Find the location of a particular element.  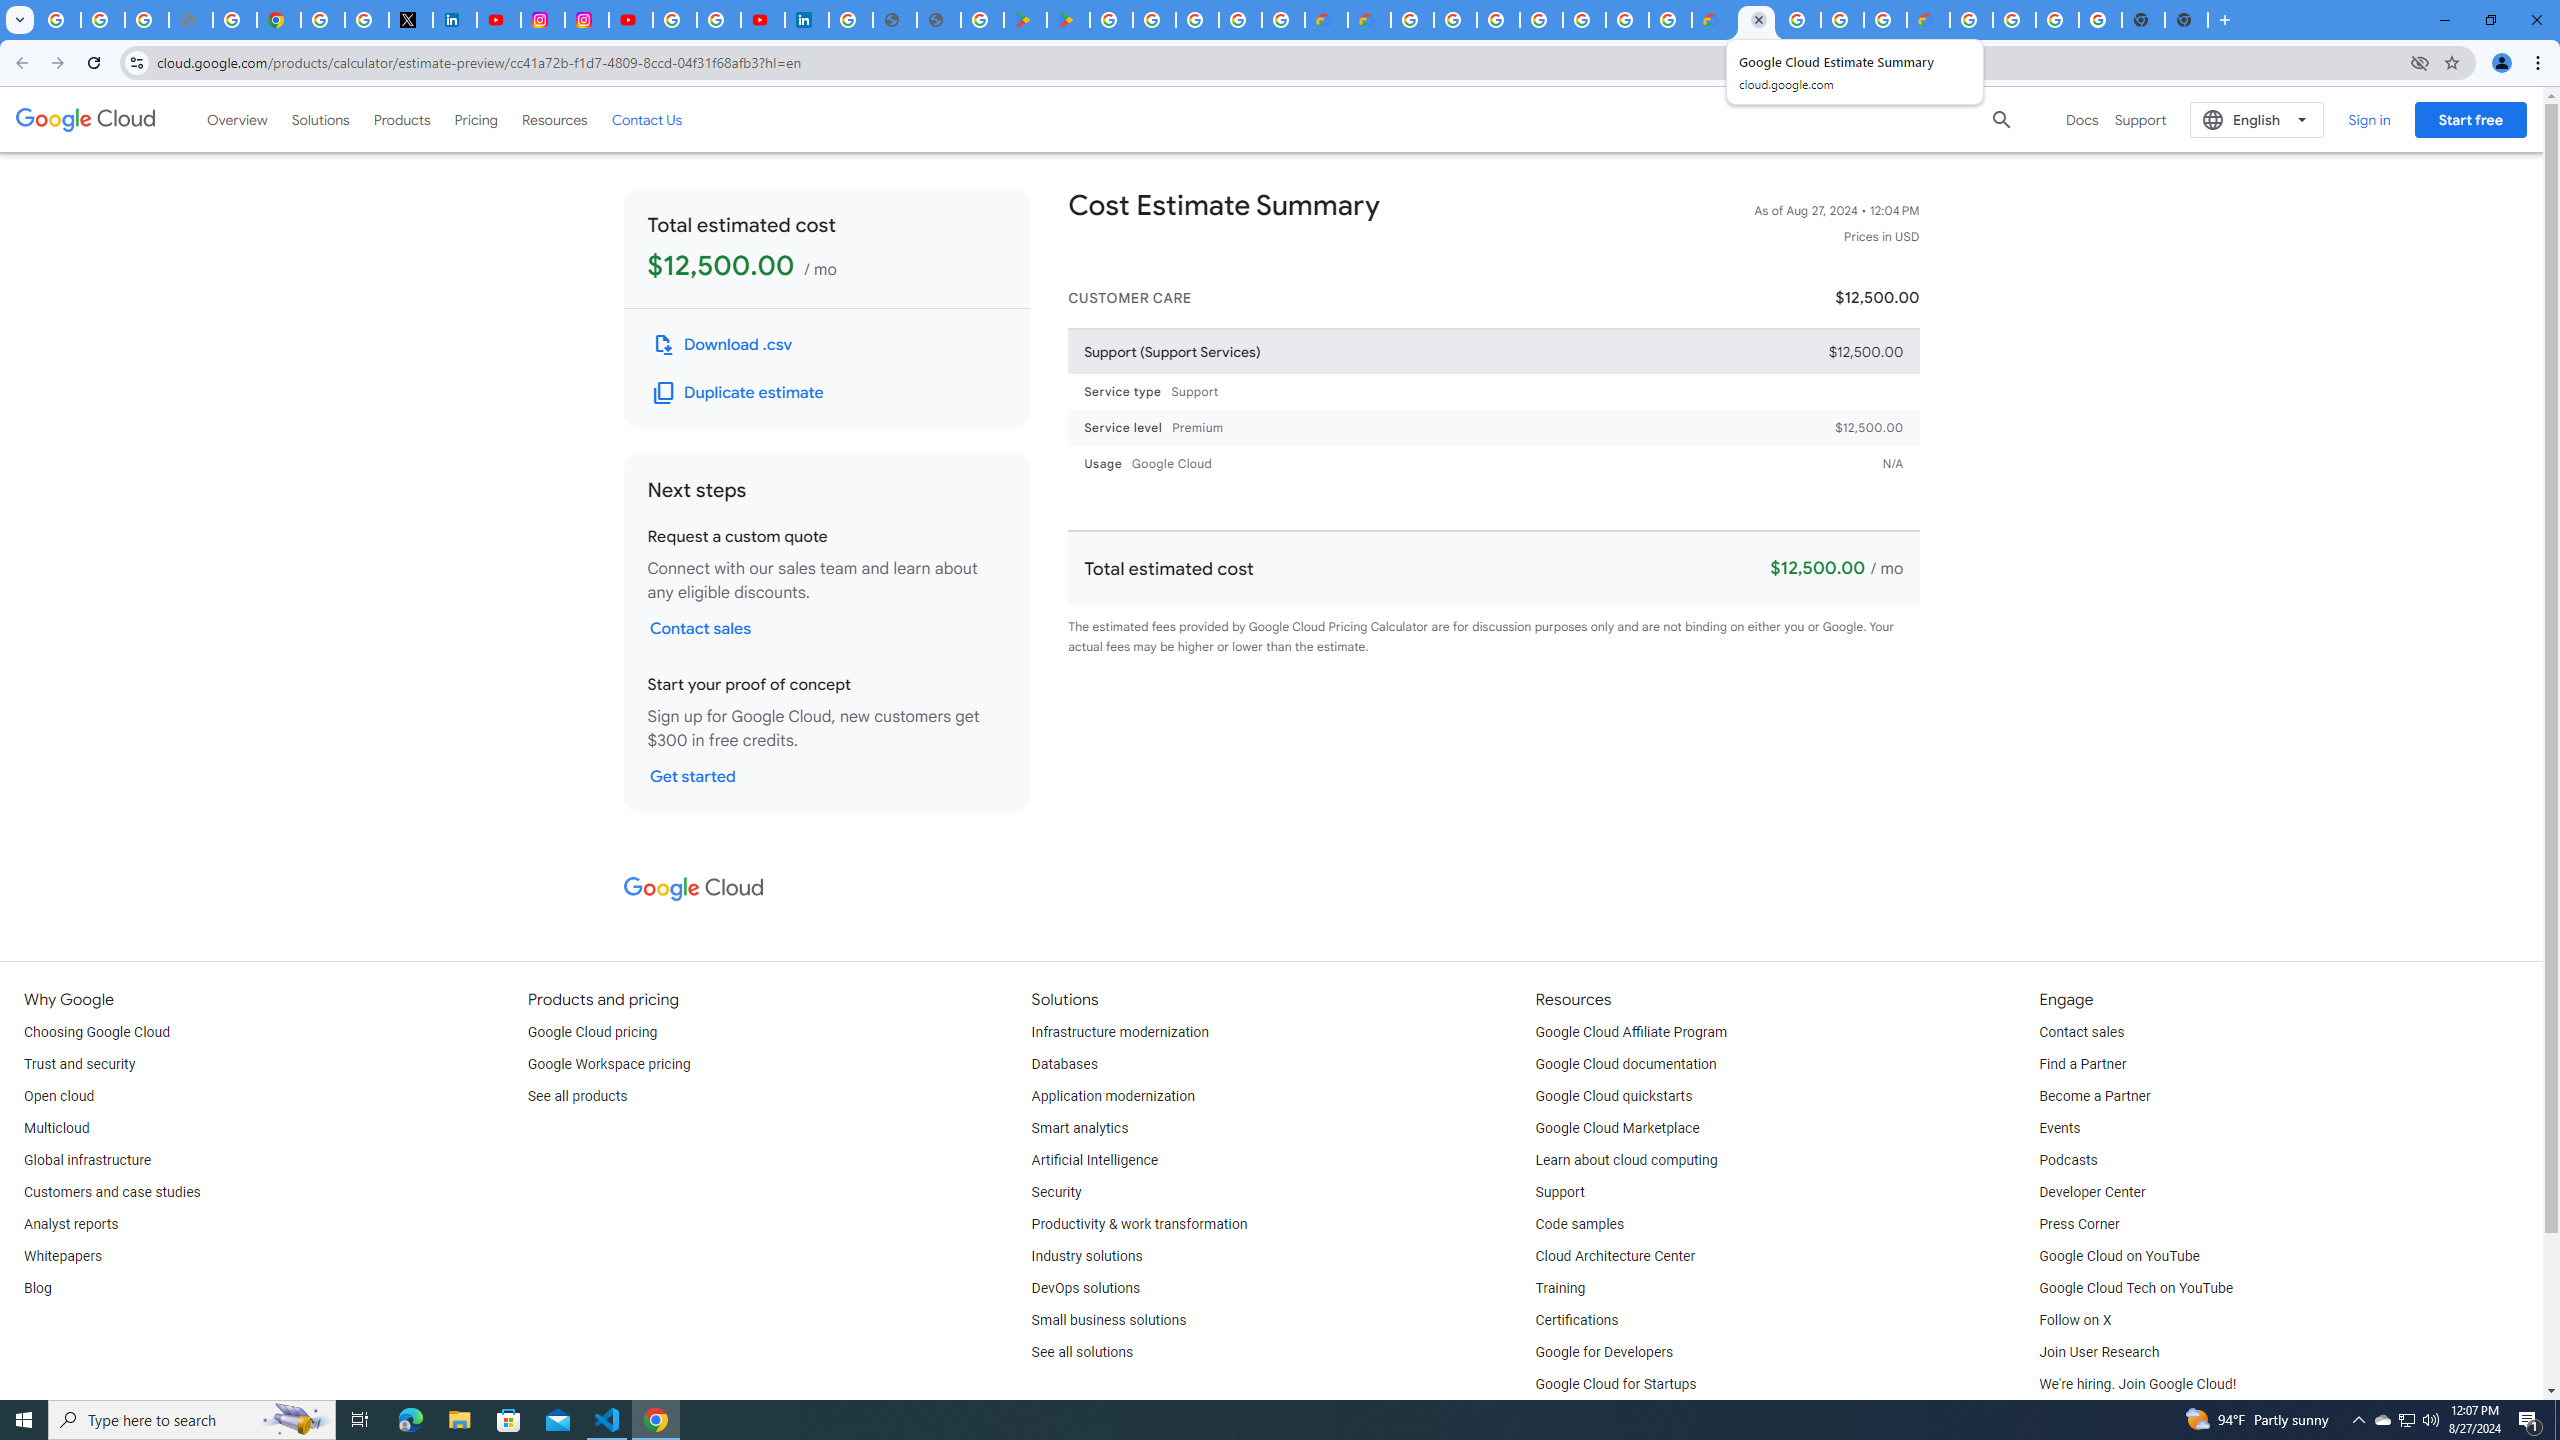

'Customer Care | Google Cloud' is located at coordinates (1712, 19).